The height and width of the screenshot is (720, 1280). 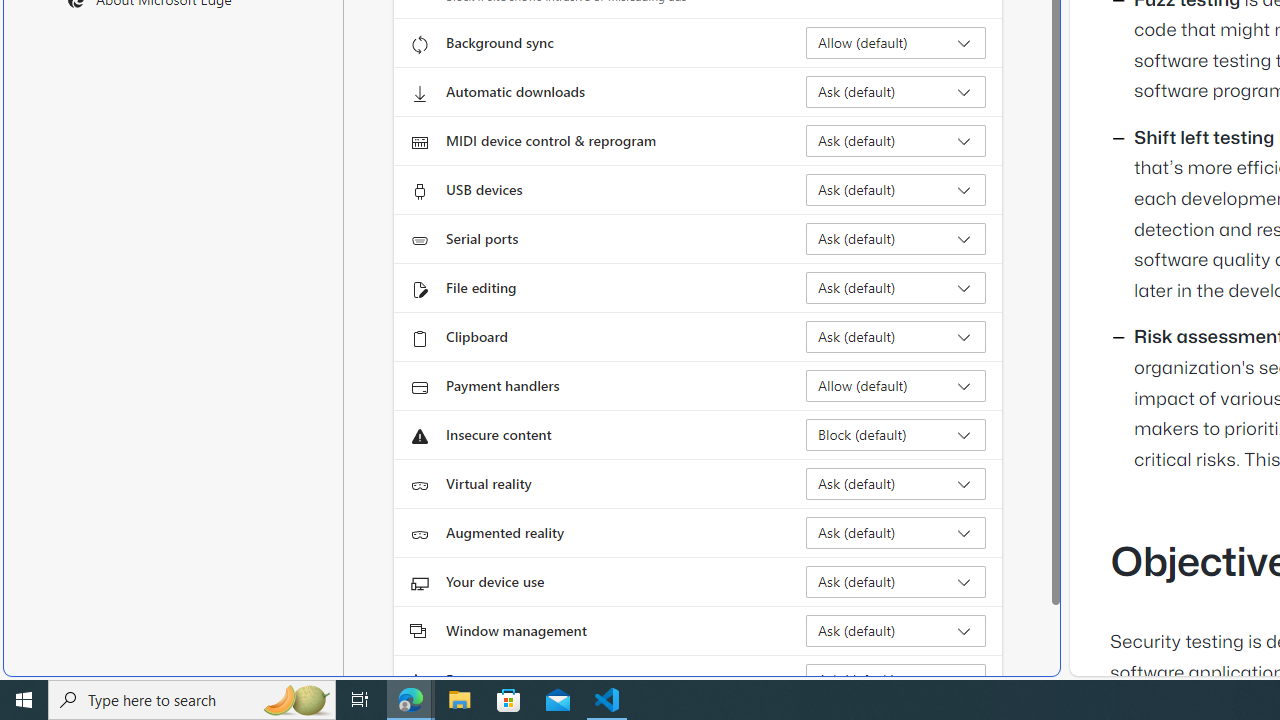 What do you see at coordinates (895, 288) in the screenshot?
I see `'File editing Ask (default)'` at bounding box center [895, 288].